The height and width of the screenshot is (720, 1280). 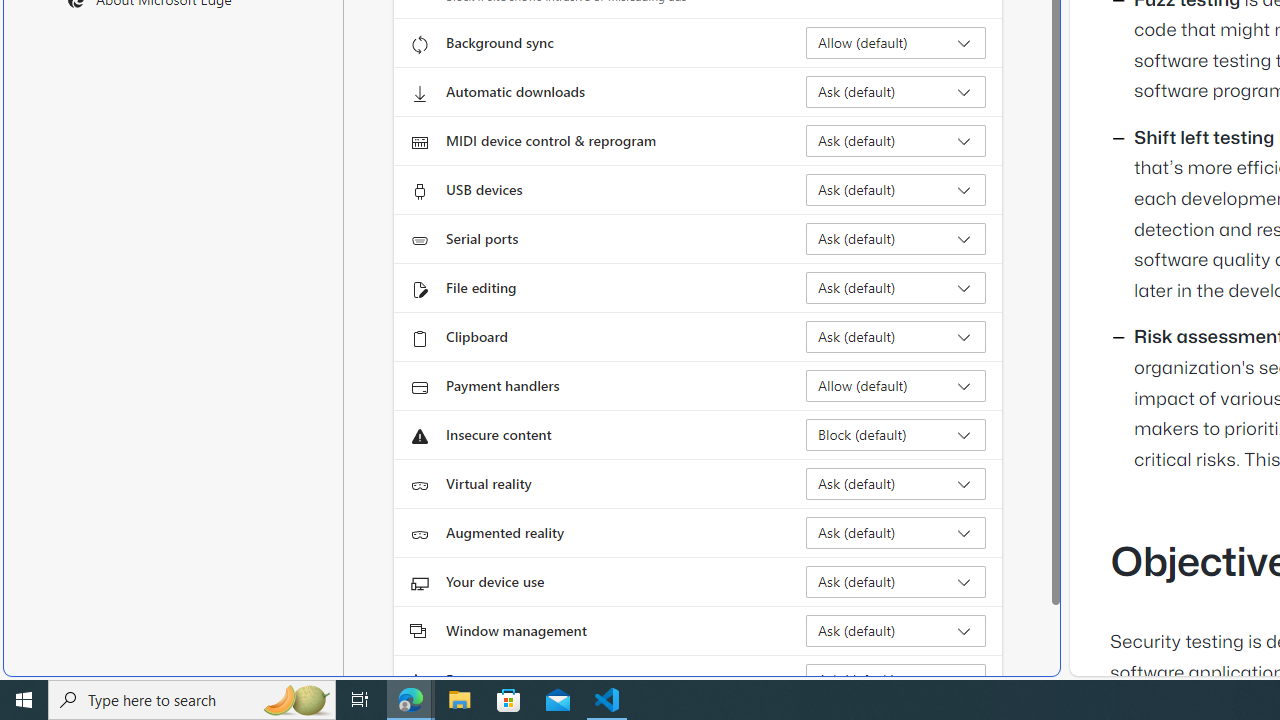 What do you see at coordinates (895, 288) in the screenshot?
I see `'File editing Ask (default)'` at bounding box center [895, 288].